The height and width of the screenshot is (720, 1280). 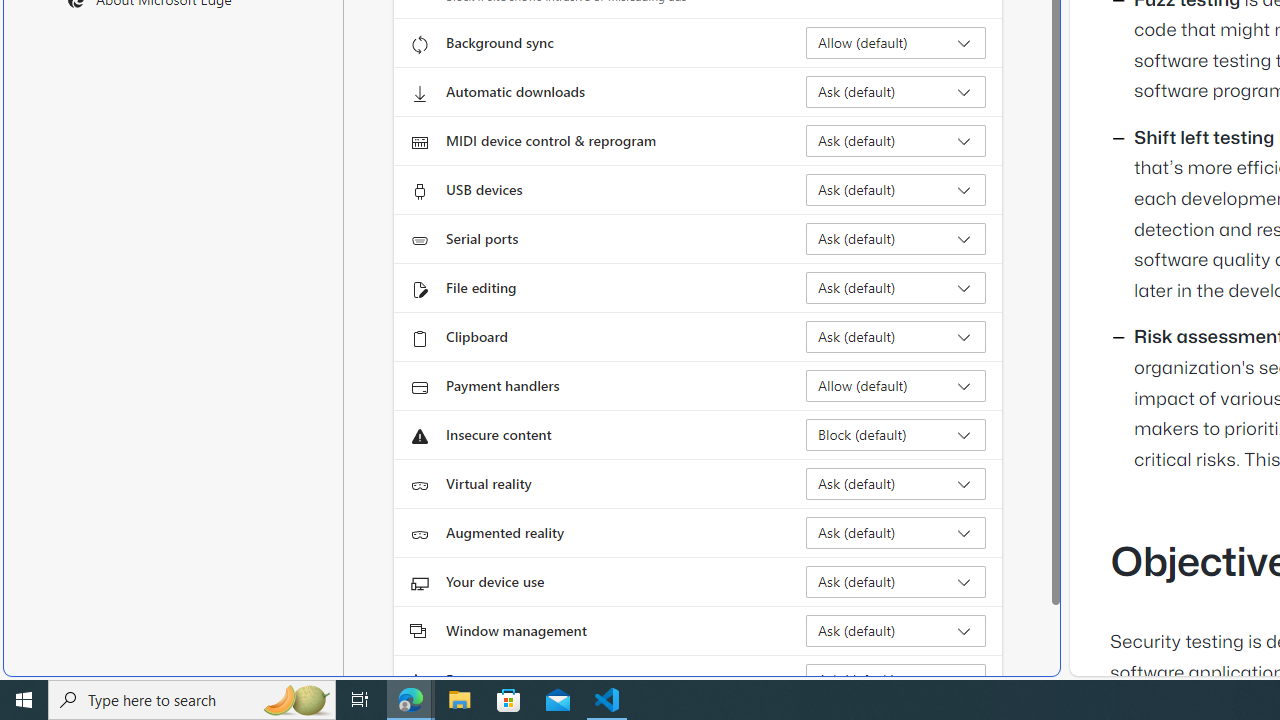 What do you see at coordinates (895, 288) in the screenshot?
I see `'File editing Ask (default)'` at bounding box center [895, 288].